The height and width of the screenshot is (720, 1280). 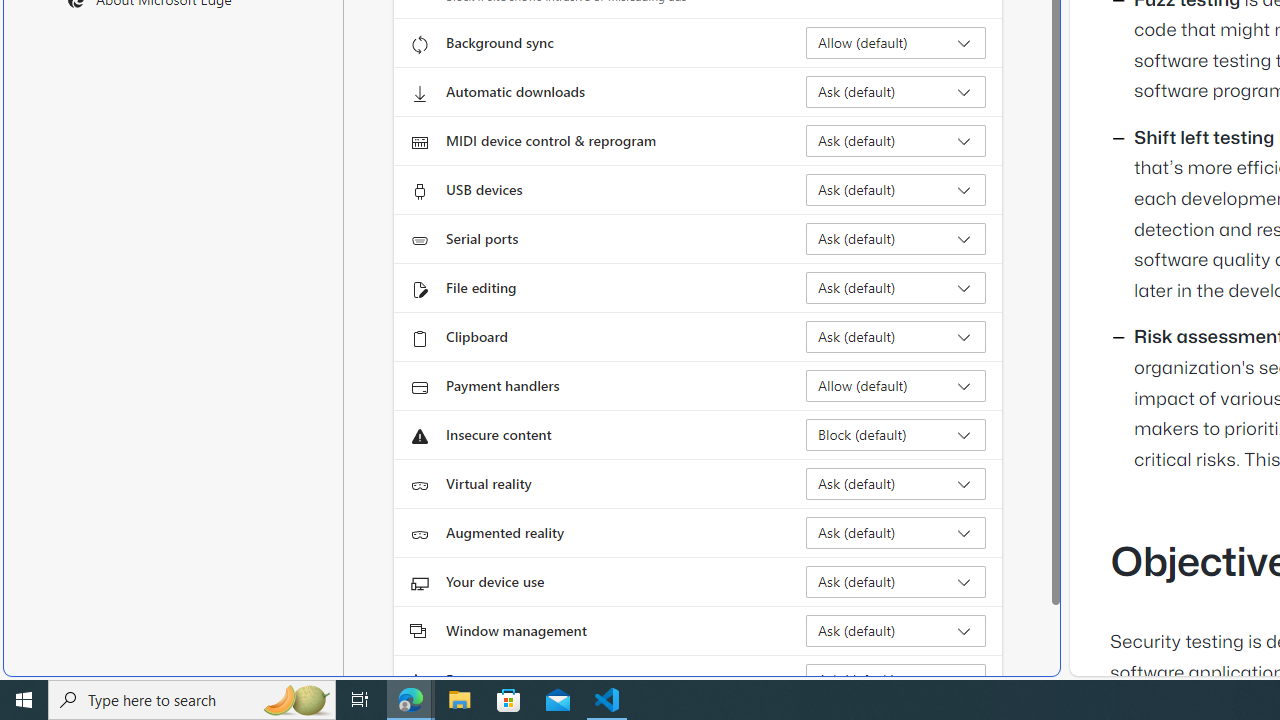 What do you see at coordinates (895, 288) in the screenshot?
I see `'File editing Ask (default)'` at bounding box center [895, 288].